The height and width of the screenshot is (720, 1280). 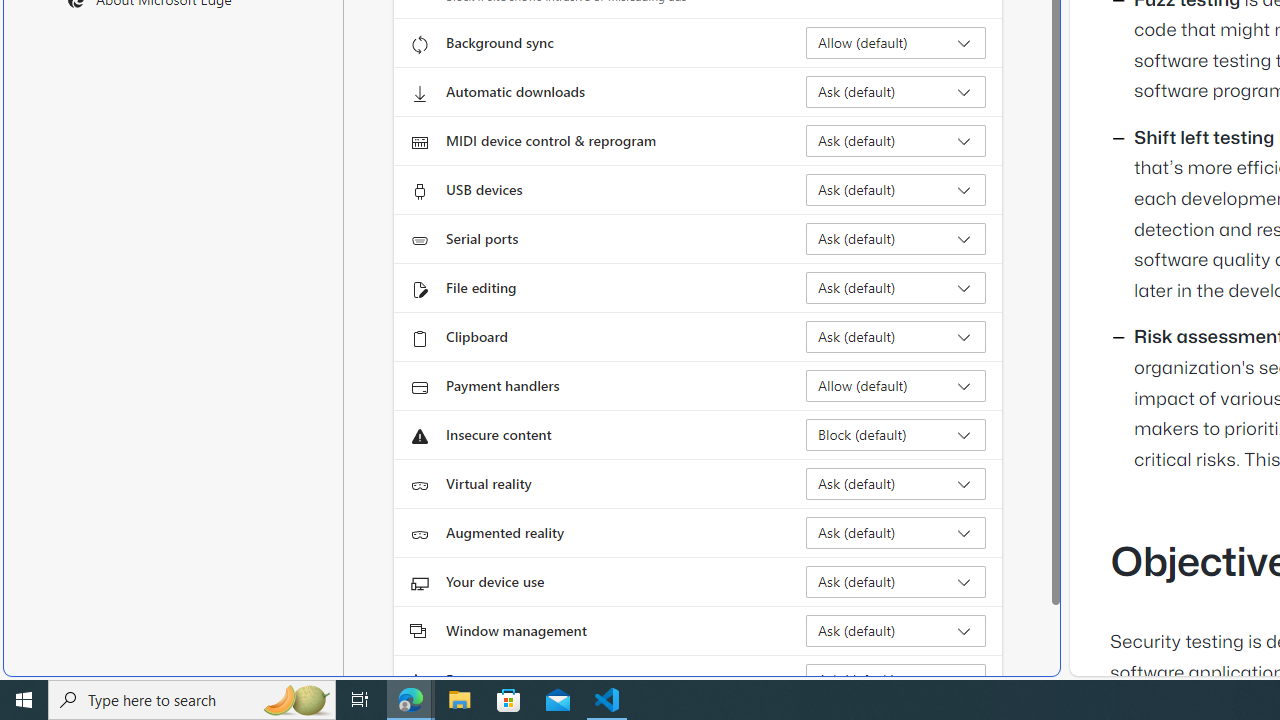 What do you see at coordinates (895, 288) in the screenshot?
I see `'File editing Ask (default)'` at bounding box center [895, 288].